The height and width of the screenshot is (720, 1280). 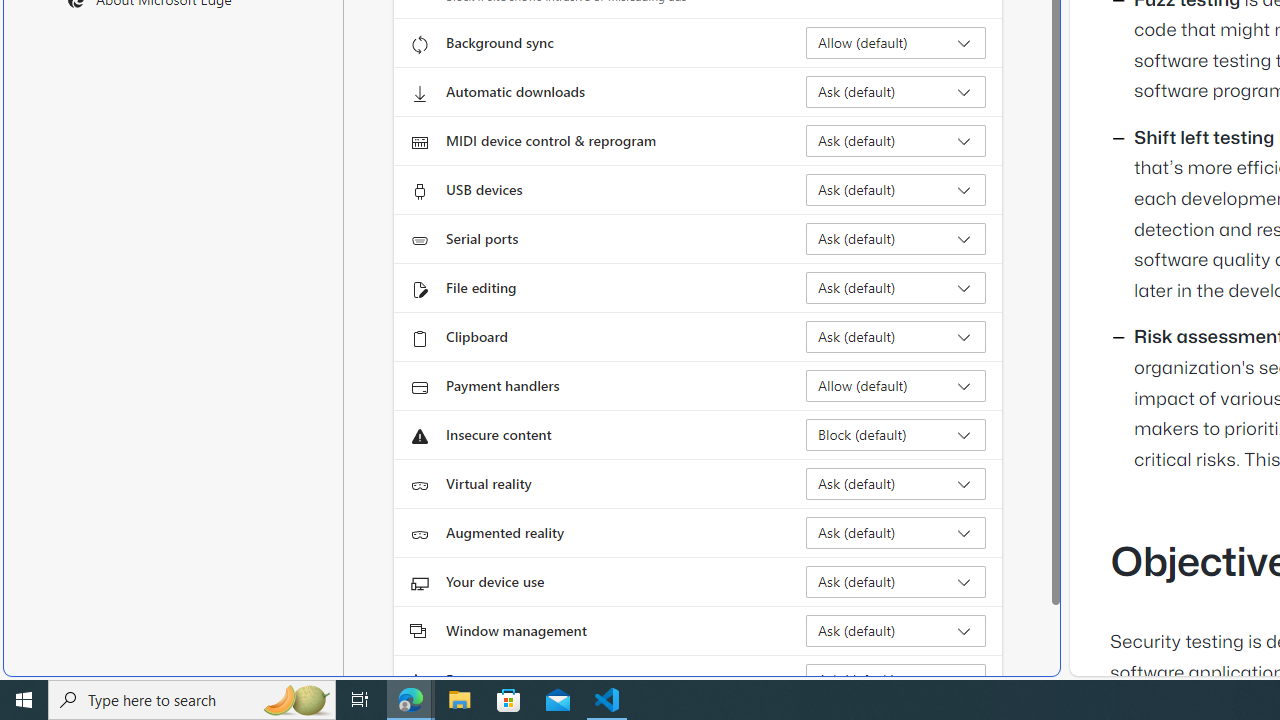 What do you see at coordinates (895, 288) in the screenshot?
I see `'File editing Ask (default)'` at bounding box center [895, 288].